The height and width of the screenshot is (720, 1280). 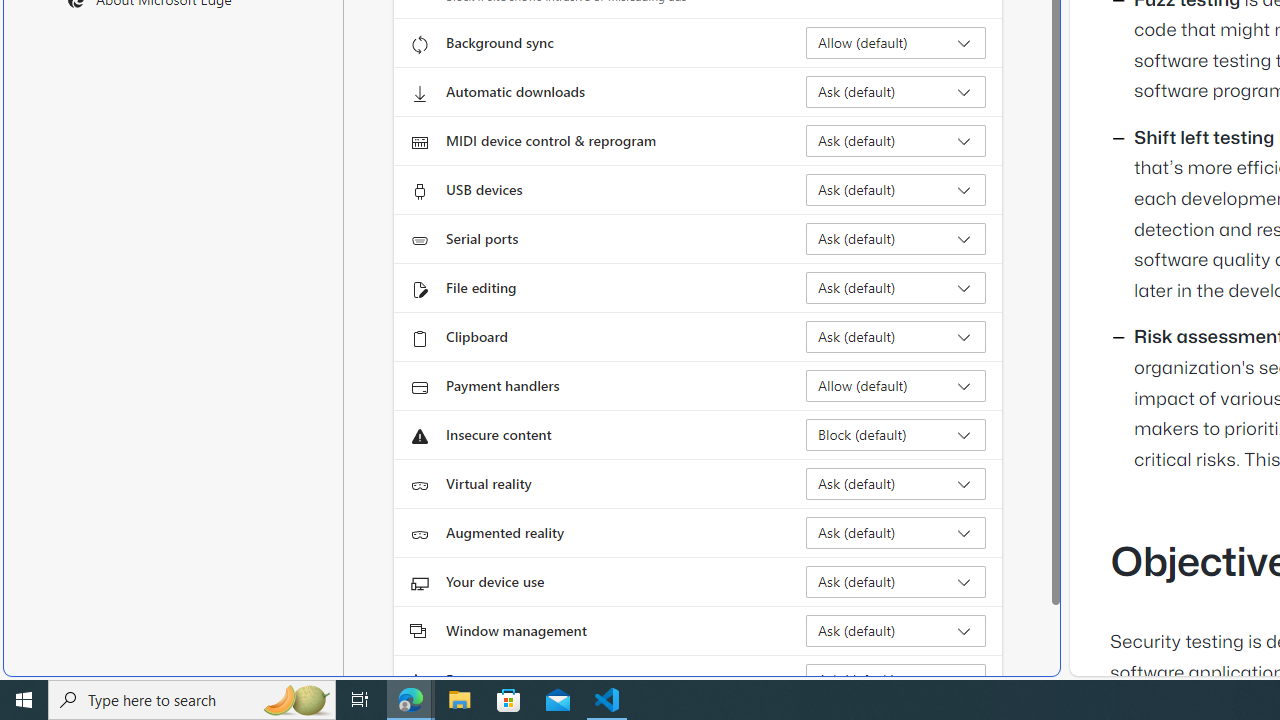 What do you see at coordinates (895, 288) in the screenshot?
I see `'File editing Ask (default)'` at bounding box center [895, 288].